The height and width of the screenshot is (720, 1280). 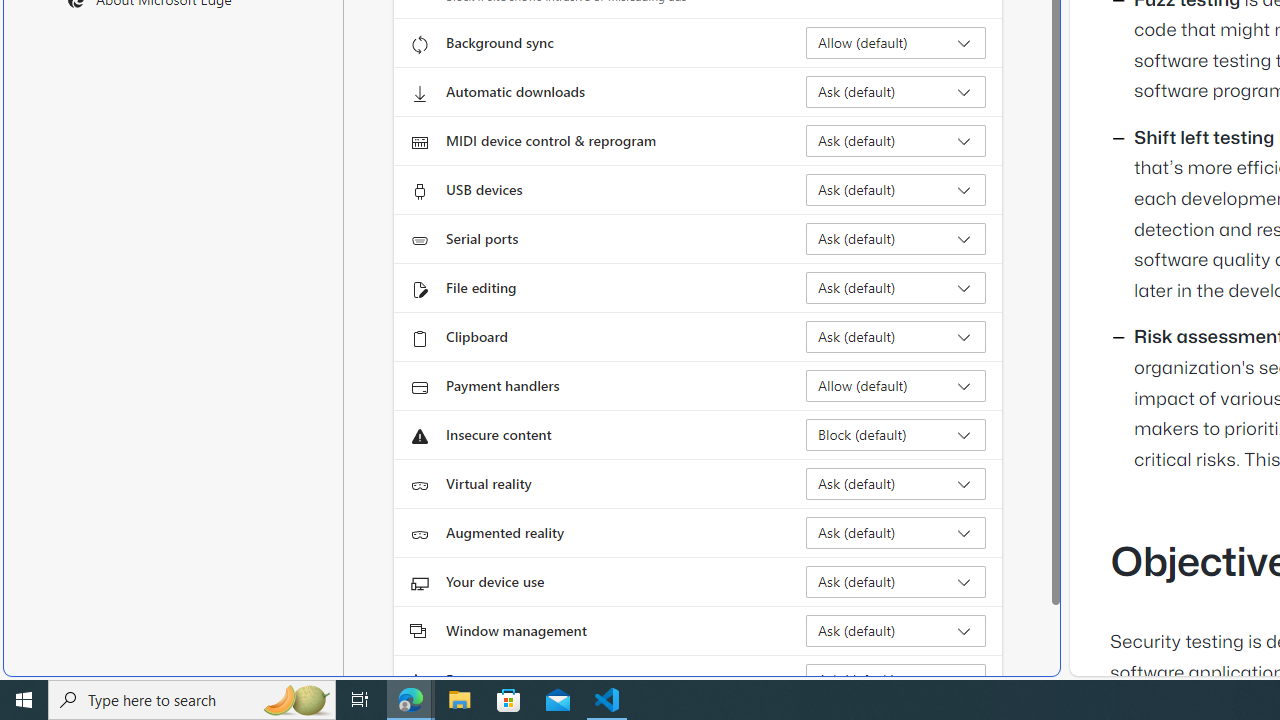 What do you see at coordinates (895, 288) in the screenshot?
I see `'File editing Ask (default)'` at bounding box center [895, 288].